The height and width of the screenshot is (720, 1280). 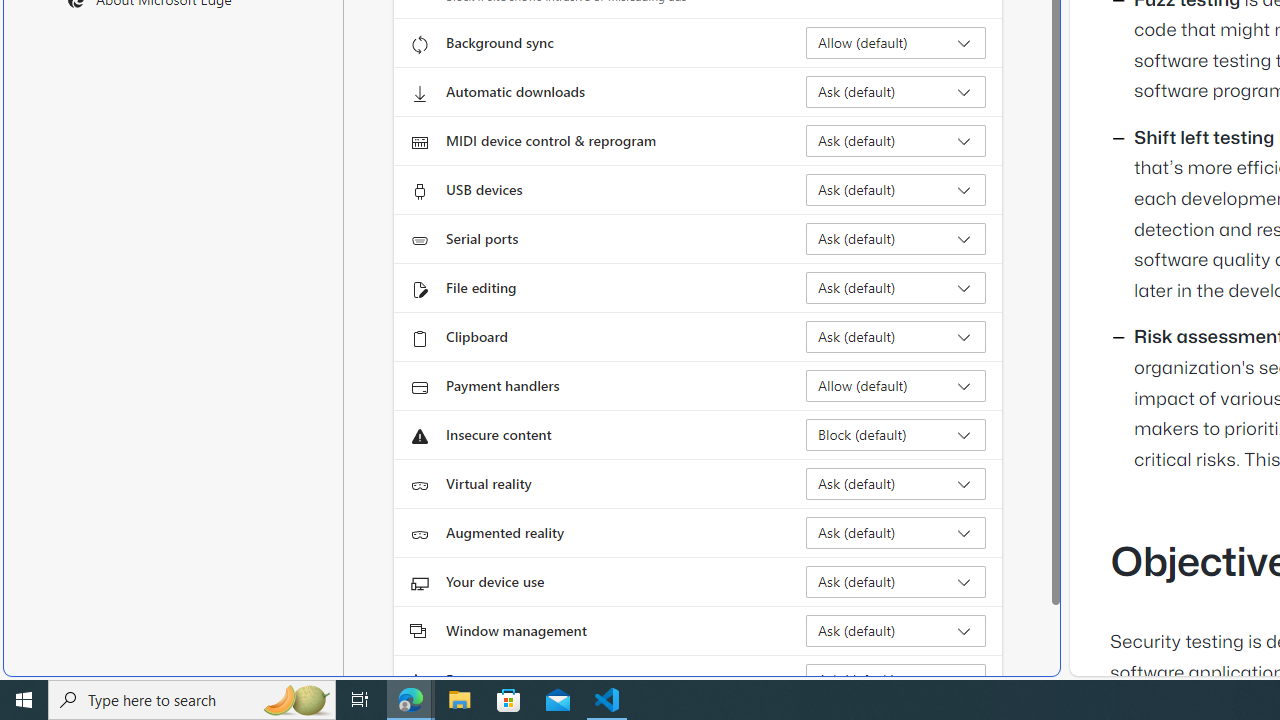 What do you see at coordinates (895, 288) in the screenshot?
I see `'File editing Ask (default)'` at bounding box center [895, 288].